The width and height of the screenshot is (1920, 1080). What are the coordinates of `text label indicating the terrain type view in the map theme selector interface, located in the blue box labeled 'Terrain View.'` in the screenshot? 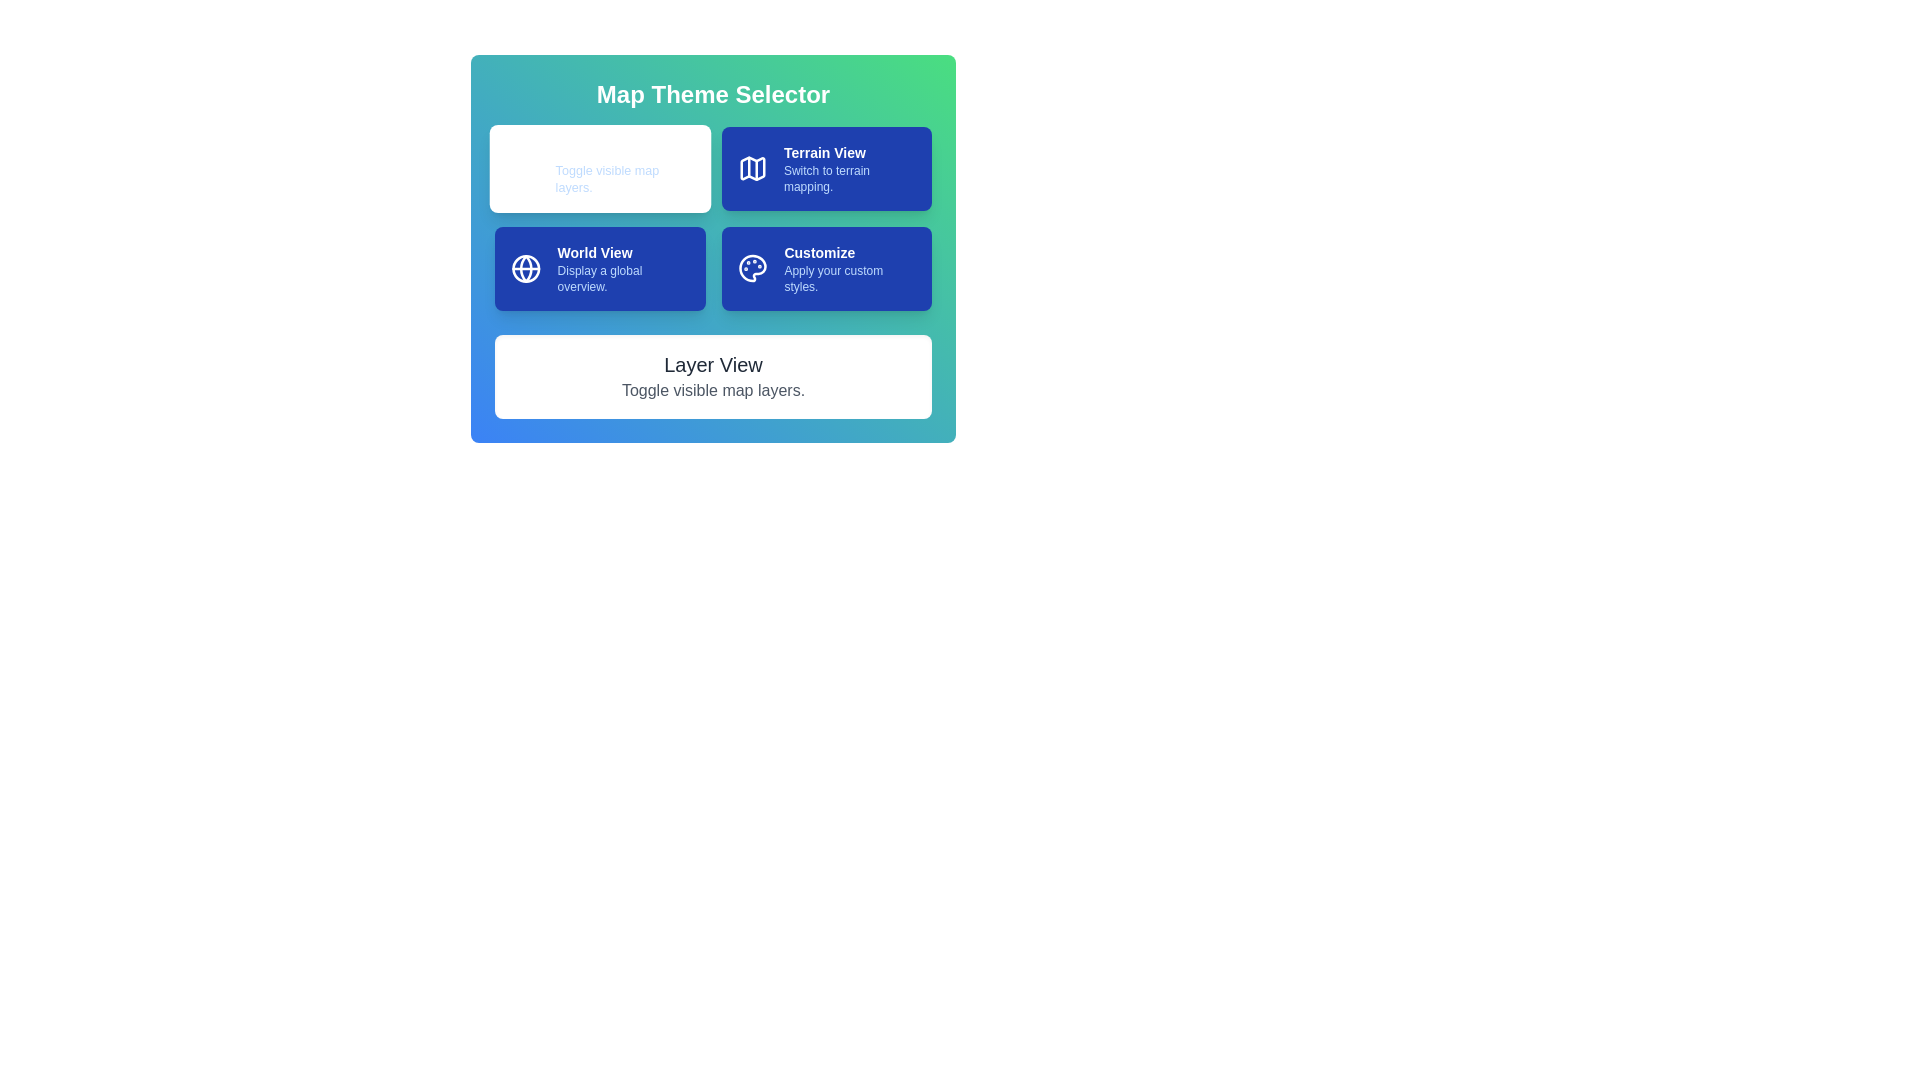 It's located at (849, 152).